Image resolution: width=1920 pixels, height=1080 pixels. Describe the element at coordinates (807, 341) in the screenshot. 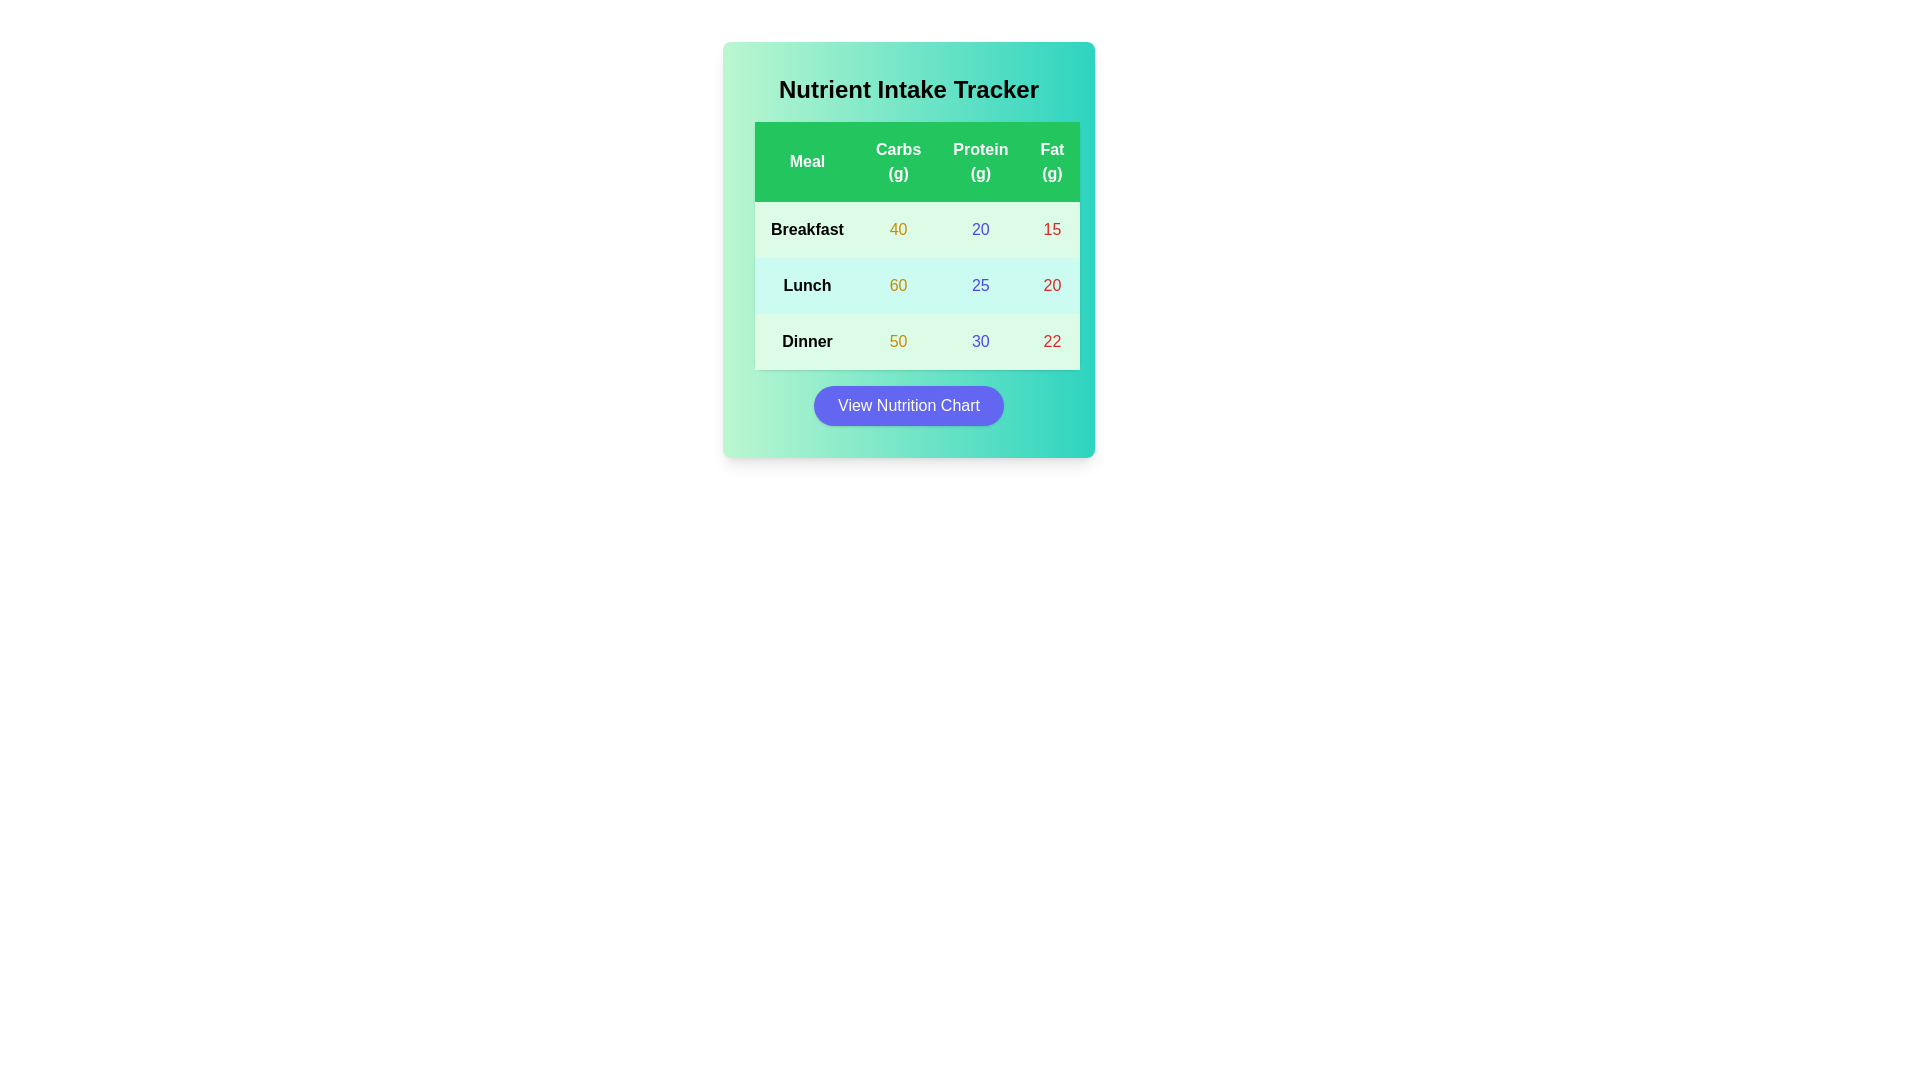

I see `the text of a specific row in the table by selecting Dinner` at that location.